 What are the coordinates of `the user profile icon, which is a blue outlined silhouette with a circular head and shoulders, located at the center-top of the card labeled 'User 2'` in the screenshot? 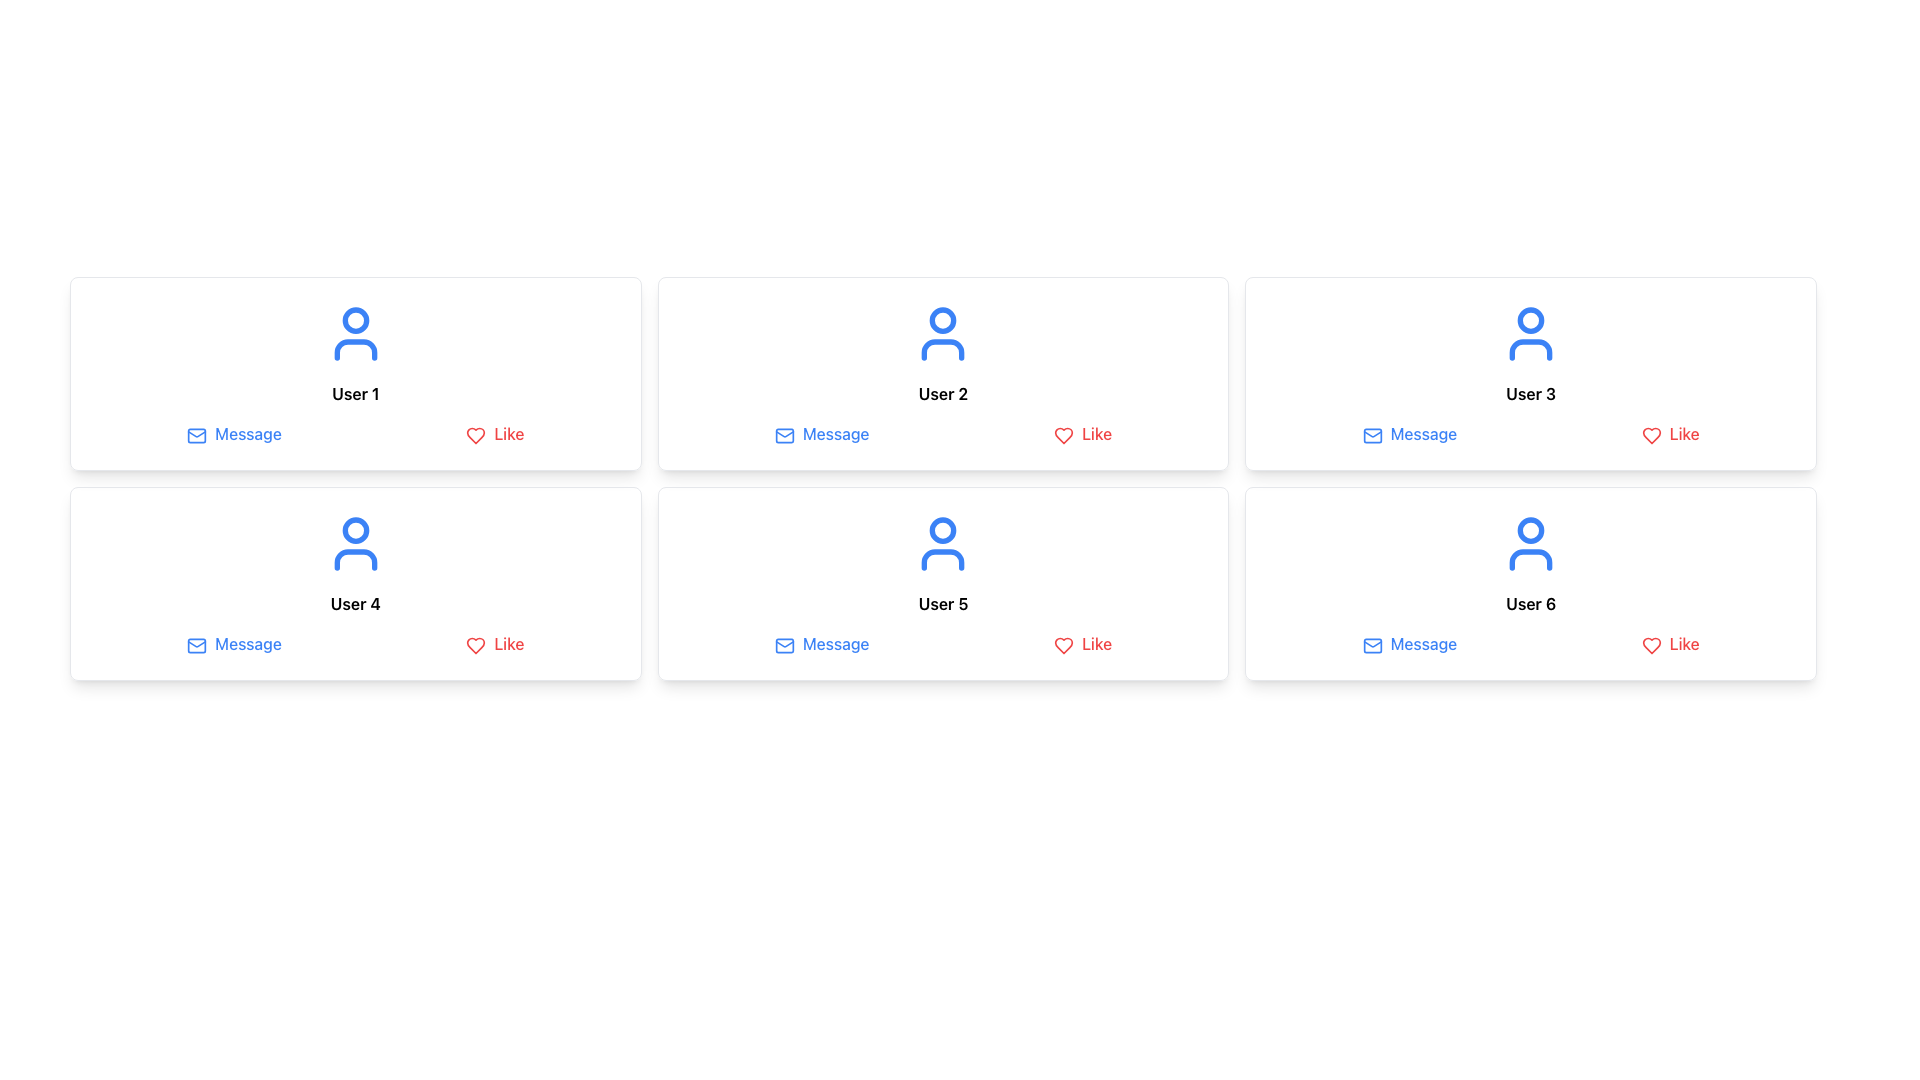 It's located at (942, 333).